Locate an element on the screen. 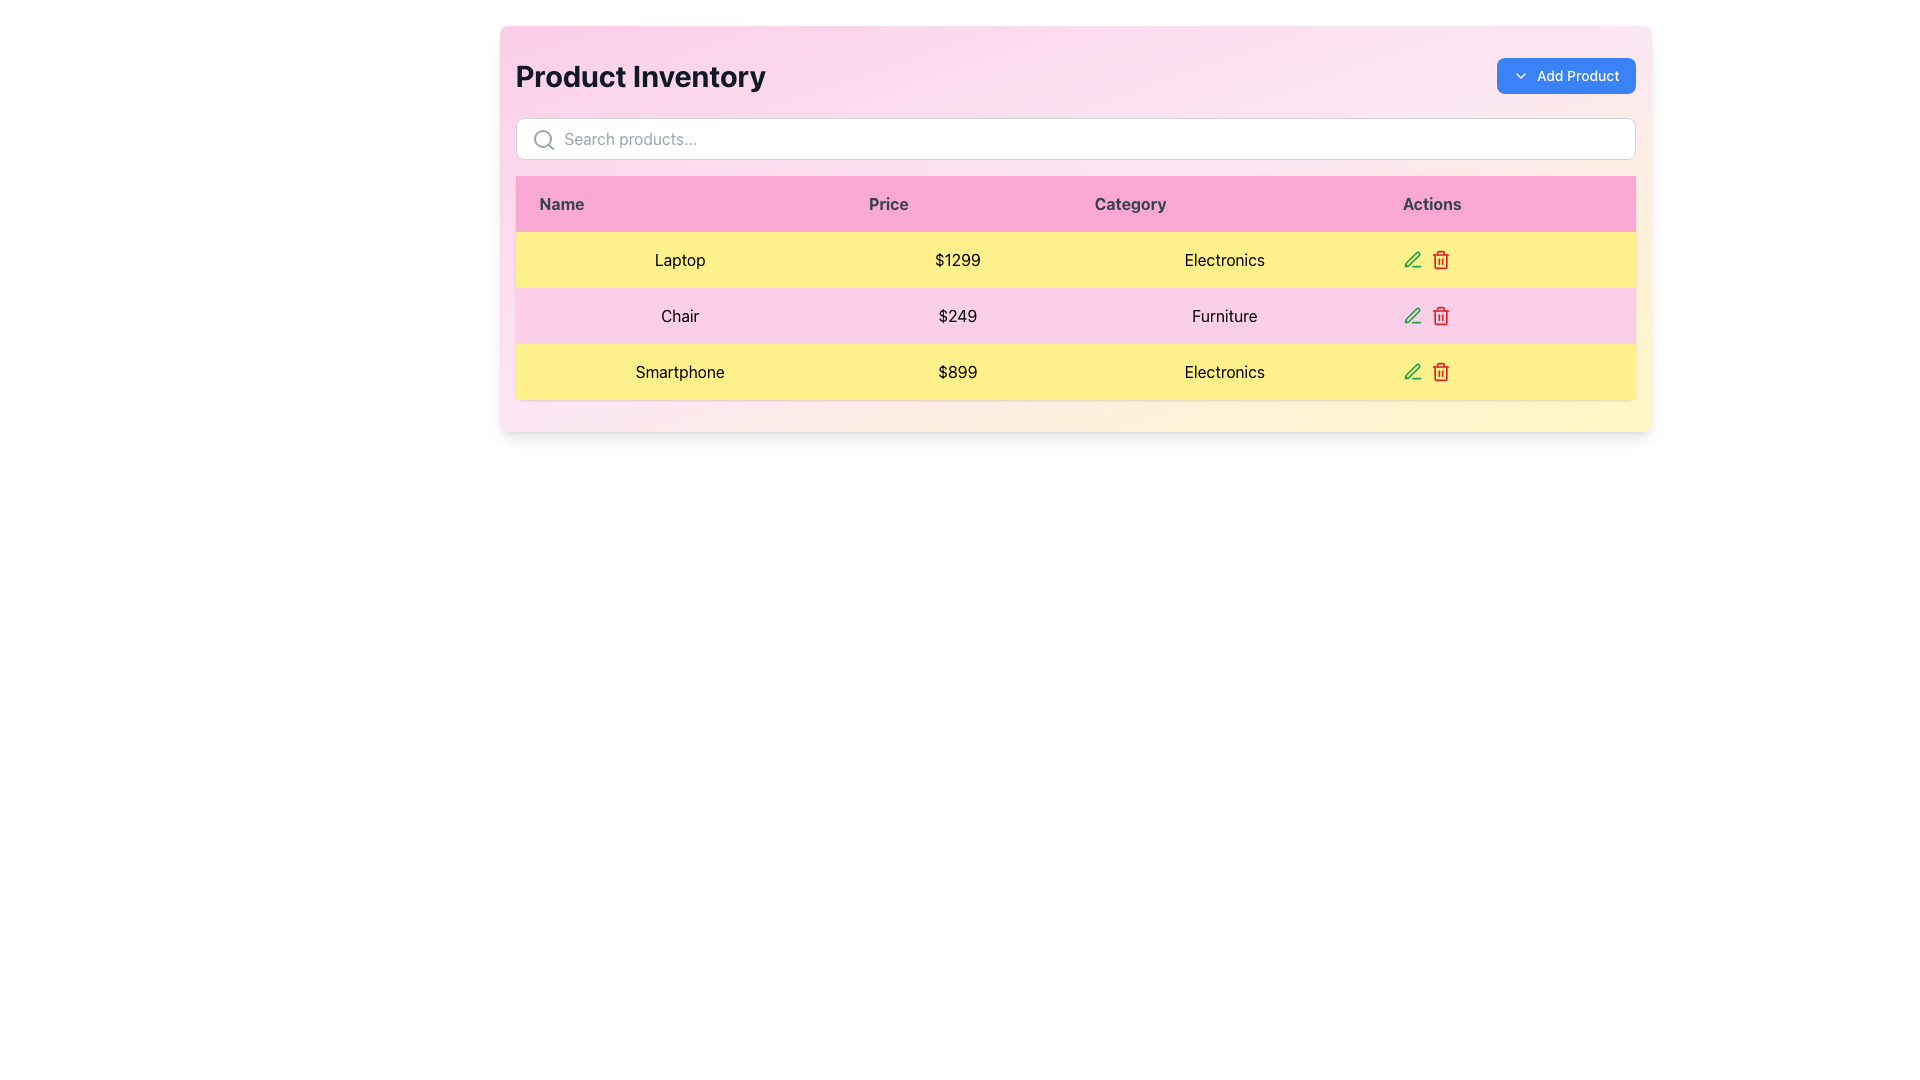  the downward-pointing chevron icon located is located at coordinates (1520, 75).